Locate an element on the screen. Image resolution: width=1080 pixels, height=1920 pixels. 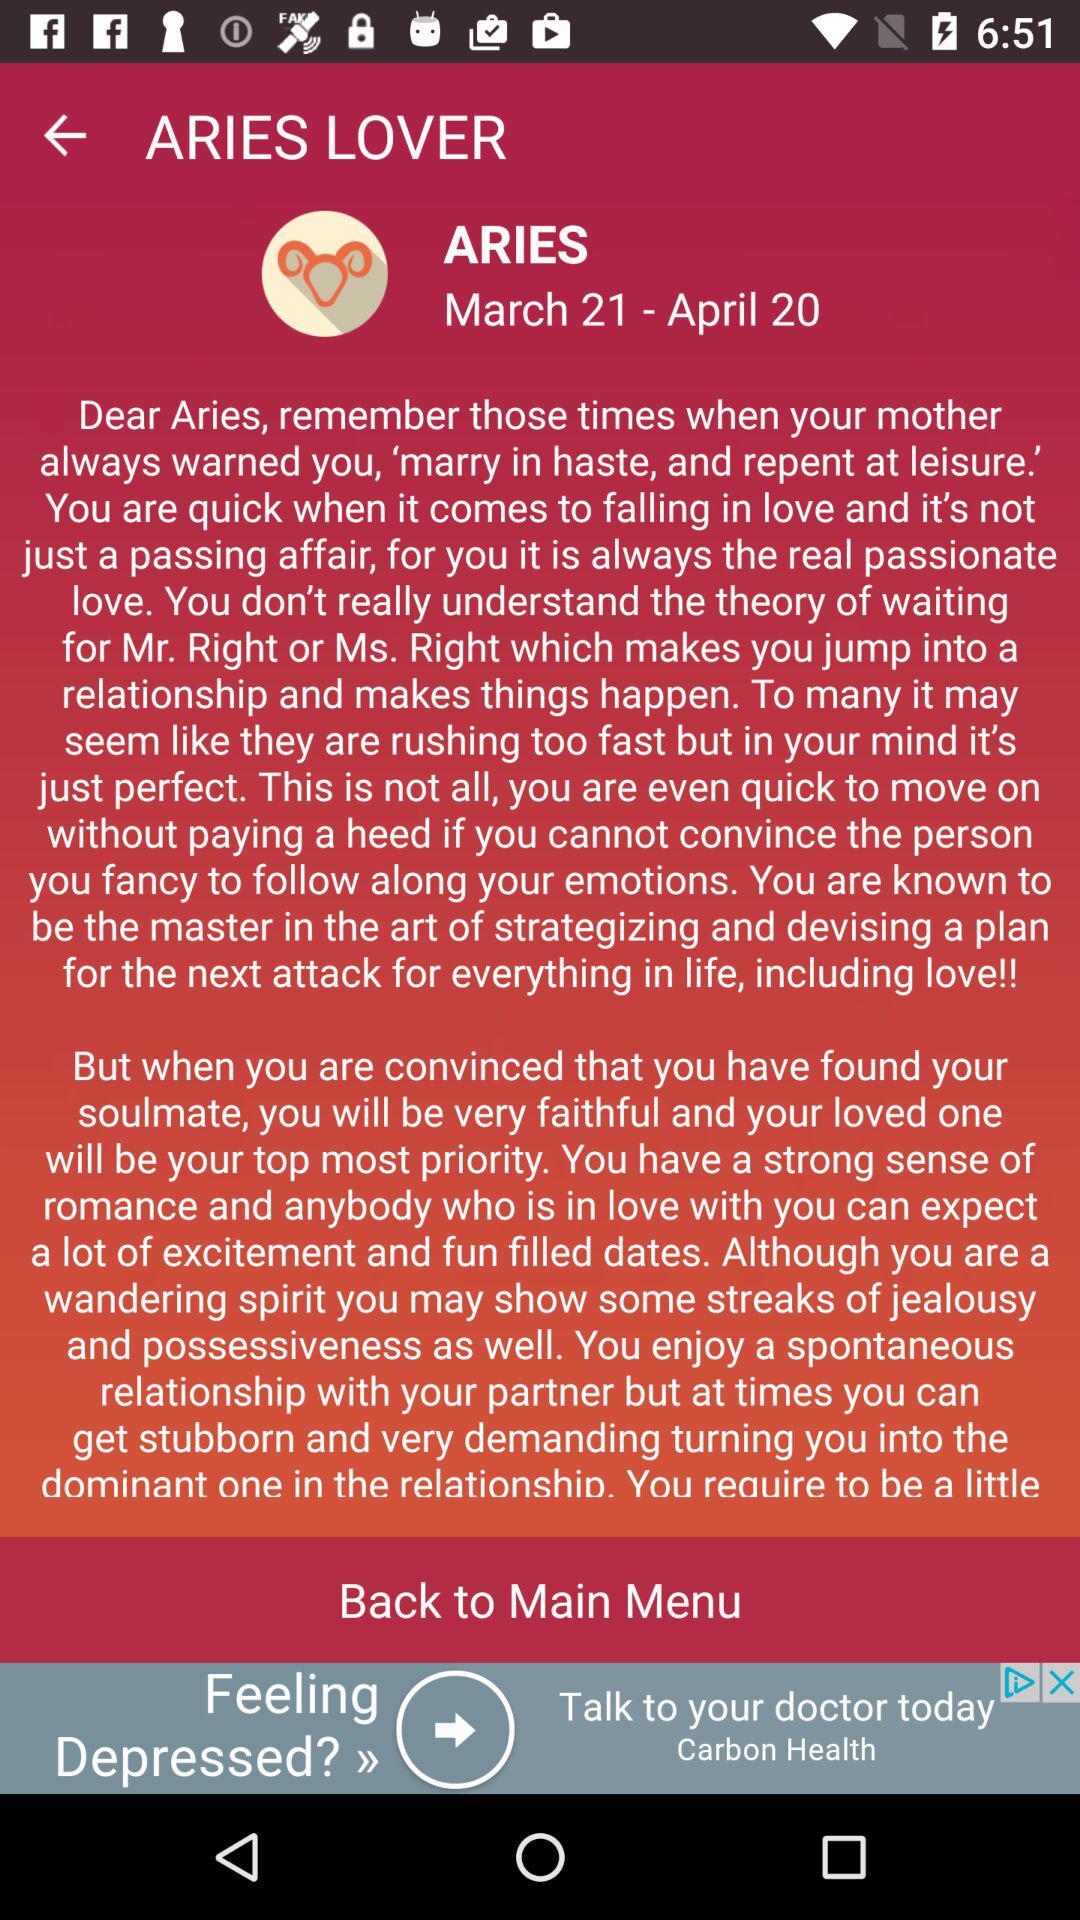
previous is located at coordinates (63, 134).